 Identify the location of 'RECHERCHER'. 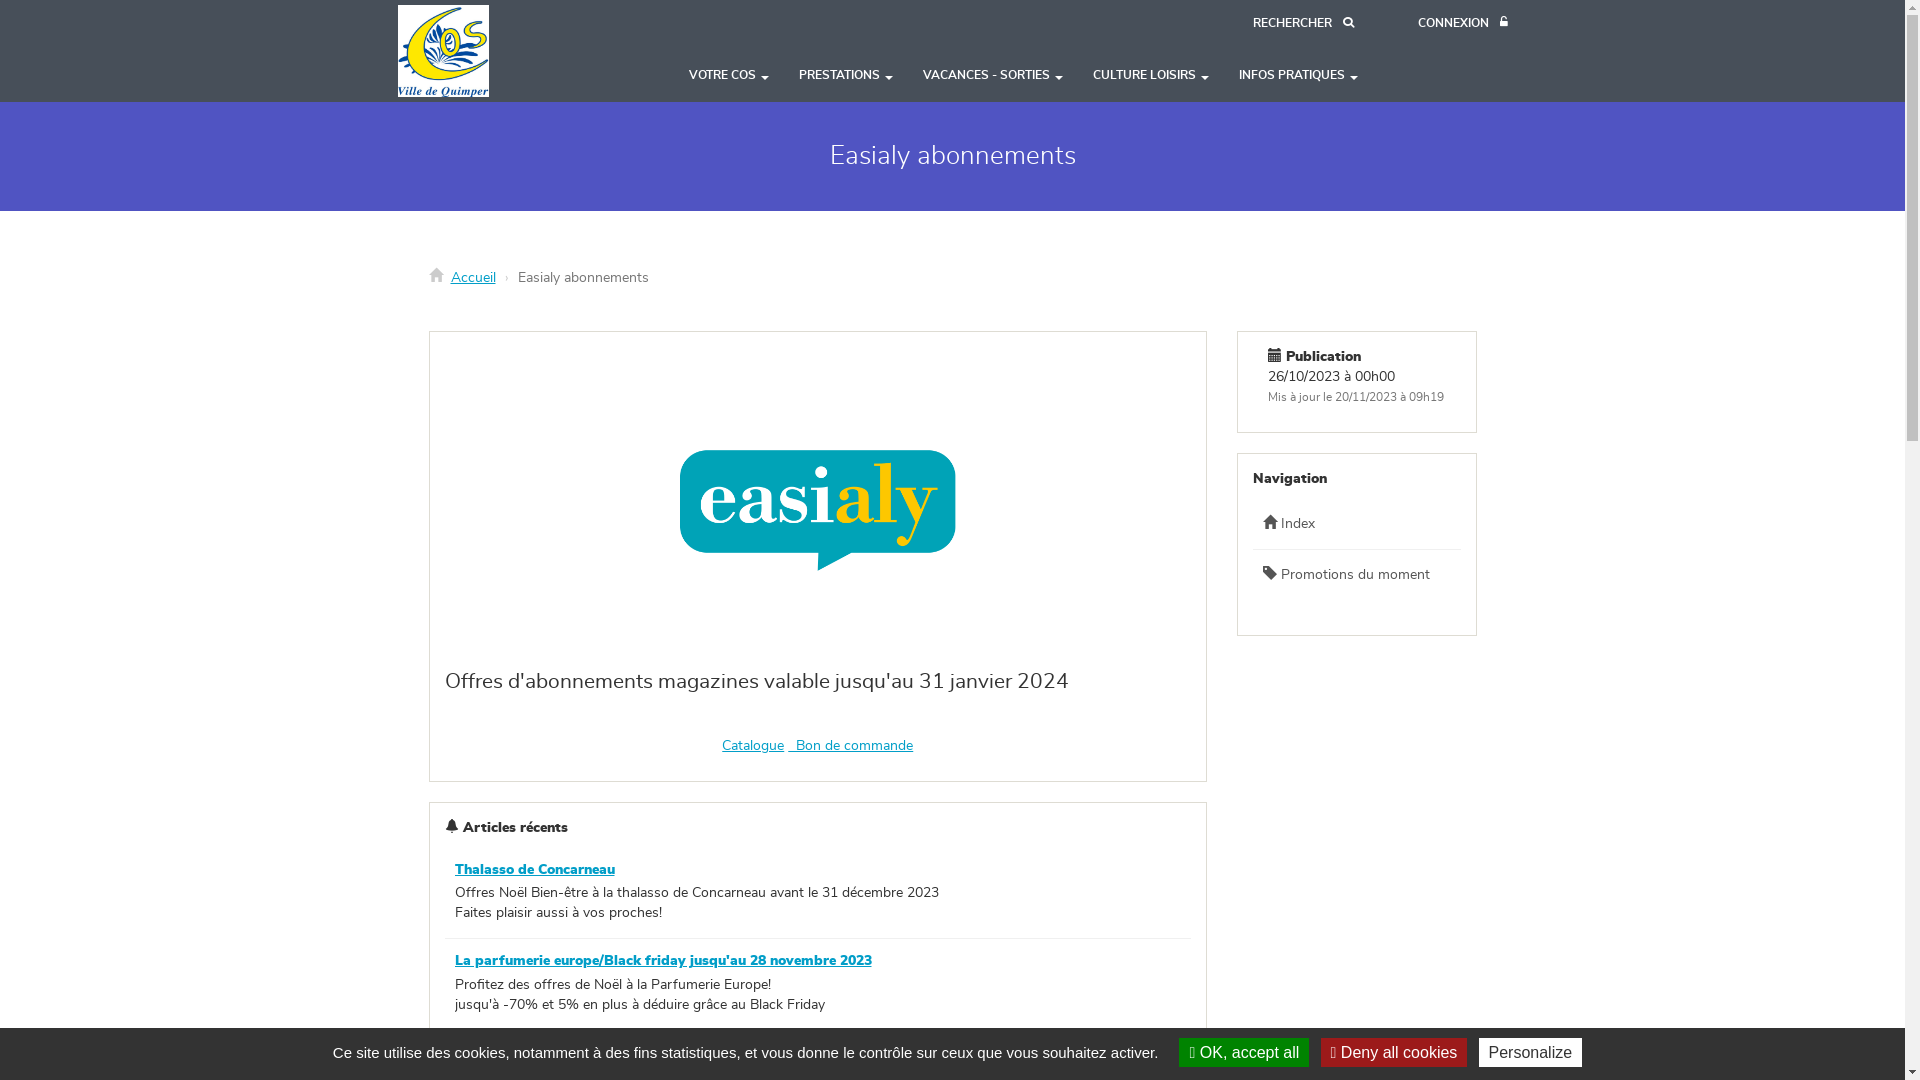
(1302, 23).